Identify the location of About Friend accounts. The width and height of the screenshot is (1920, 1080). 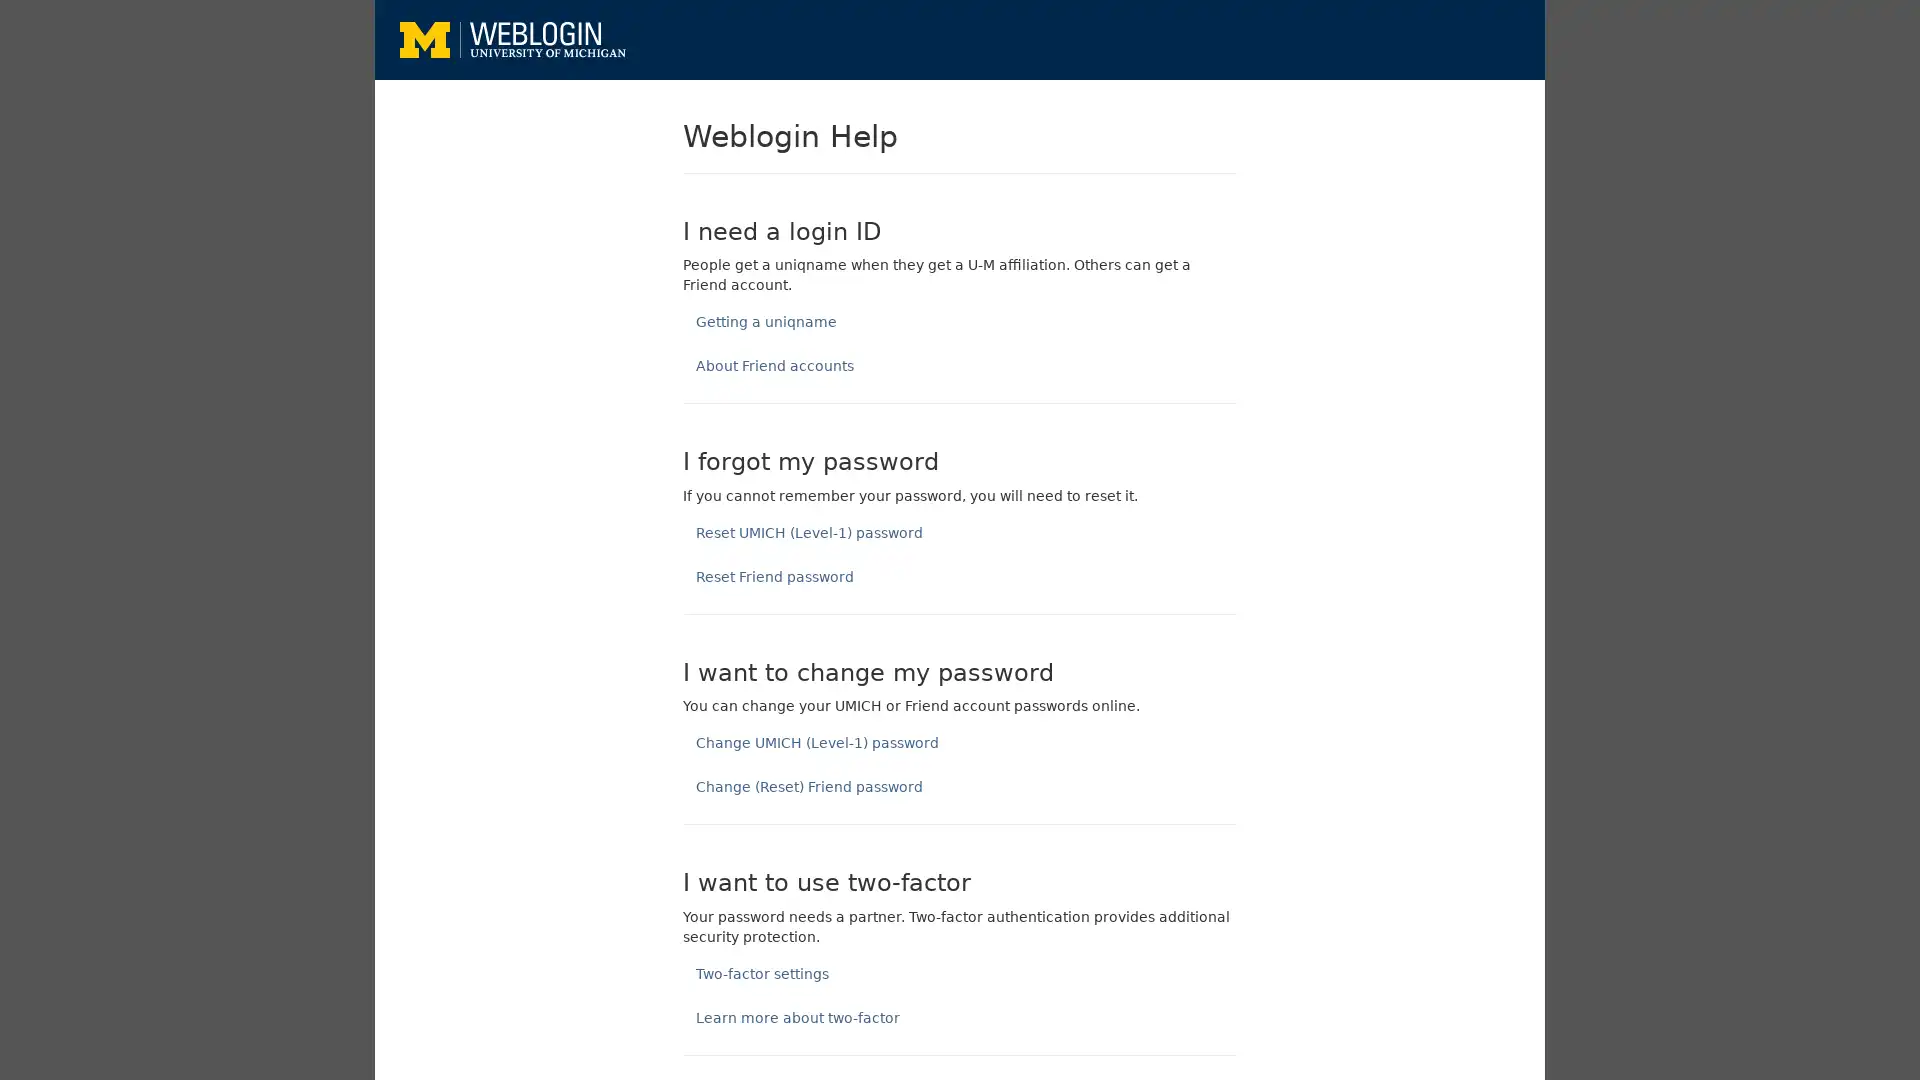
(772, 366).